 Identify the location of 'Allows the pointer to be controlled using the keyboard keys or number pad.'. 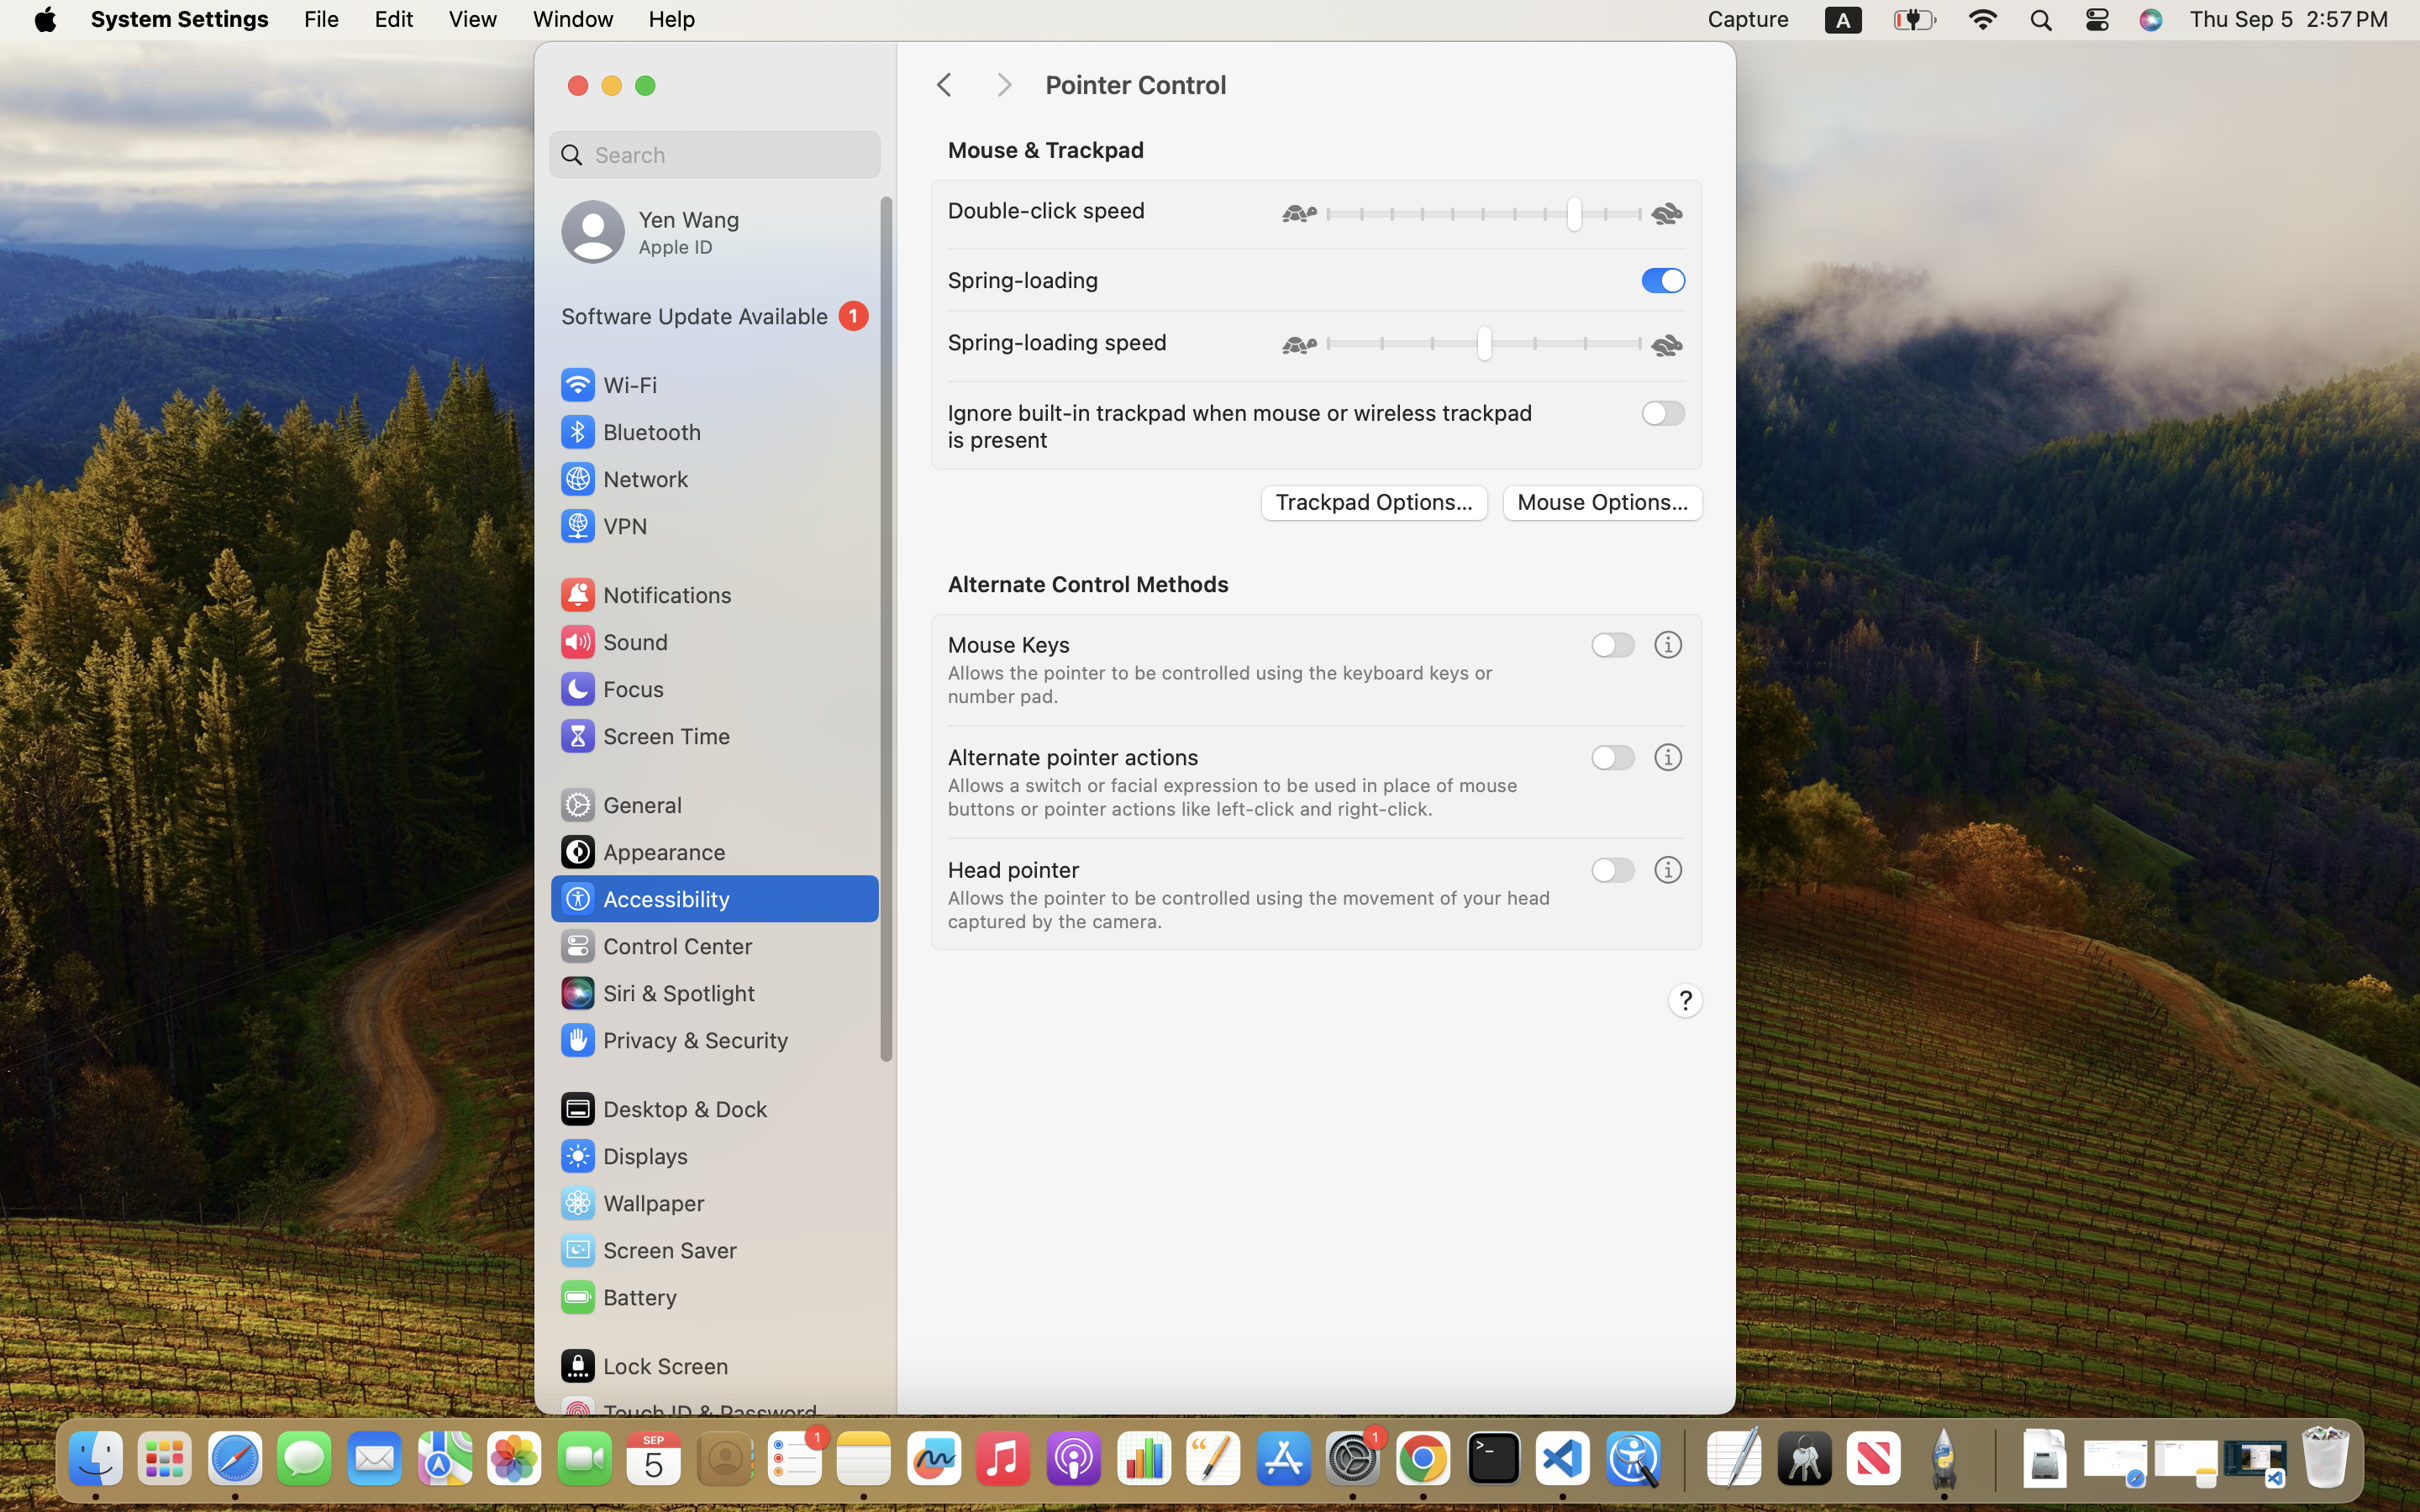
(1221, 682).